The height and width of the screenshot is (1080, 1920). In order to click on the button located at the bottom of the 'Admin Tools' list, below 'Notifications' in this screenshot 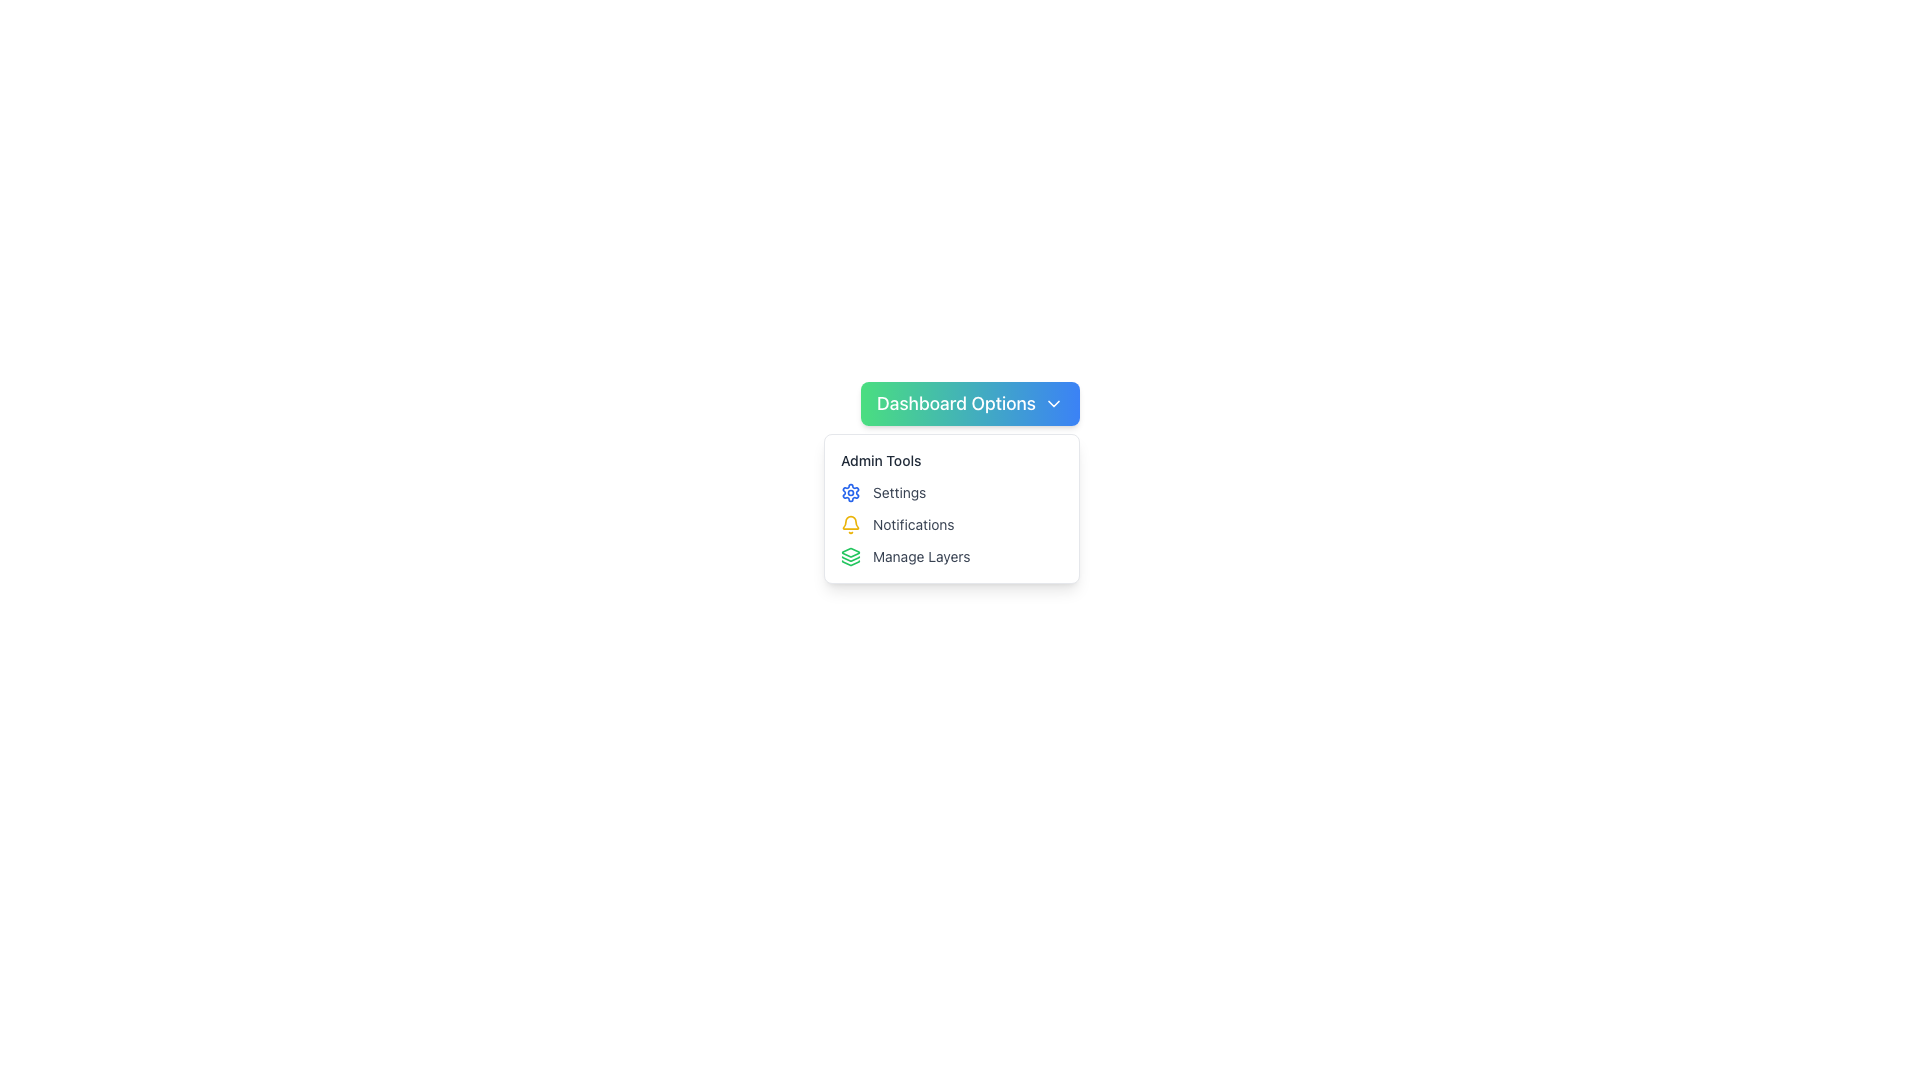, I will do `click(950, 556)`.